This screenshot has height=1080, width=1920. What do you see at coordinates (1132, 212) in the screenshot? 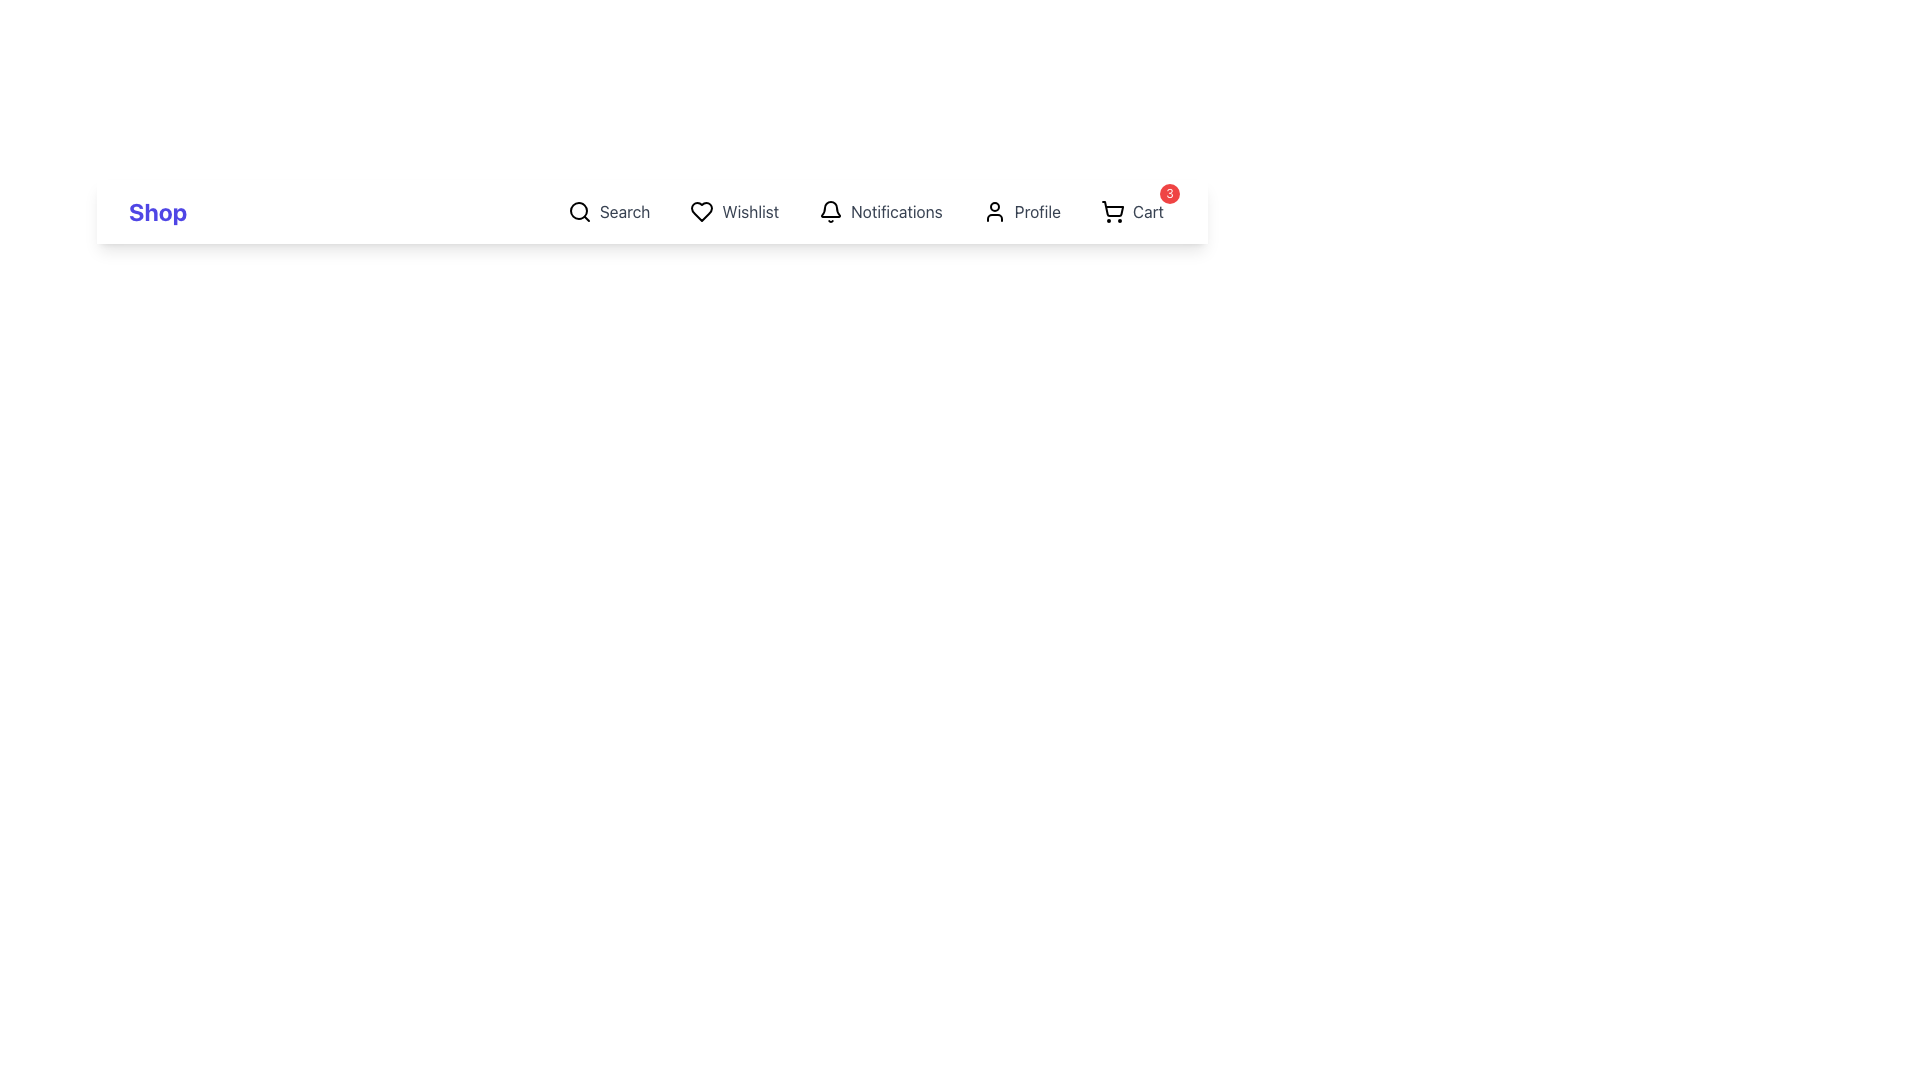
I see `the shopping cart button located at the end of the horizontal navigation bar` at bounding box center [1132, 212].